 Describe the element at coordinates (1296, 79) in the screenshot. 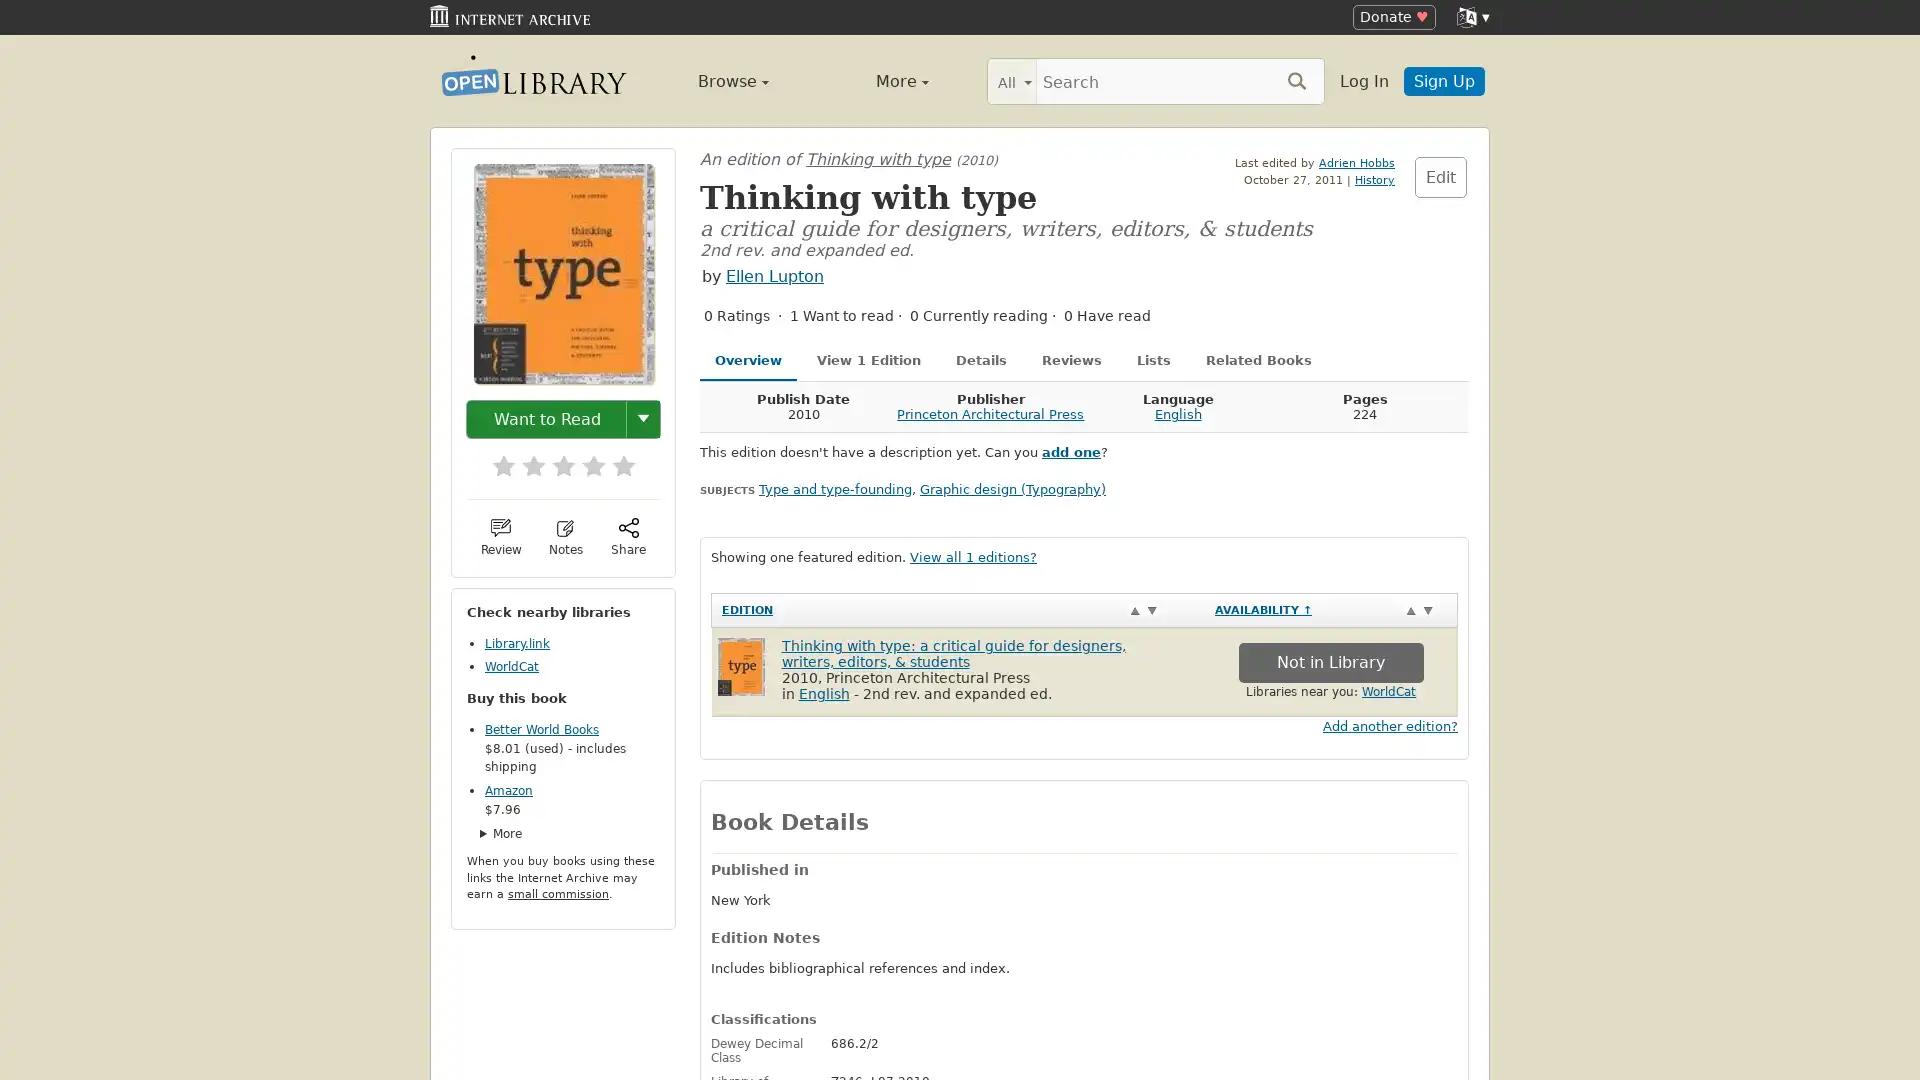

I see `Search submit` at that location.